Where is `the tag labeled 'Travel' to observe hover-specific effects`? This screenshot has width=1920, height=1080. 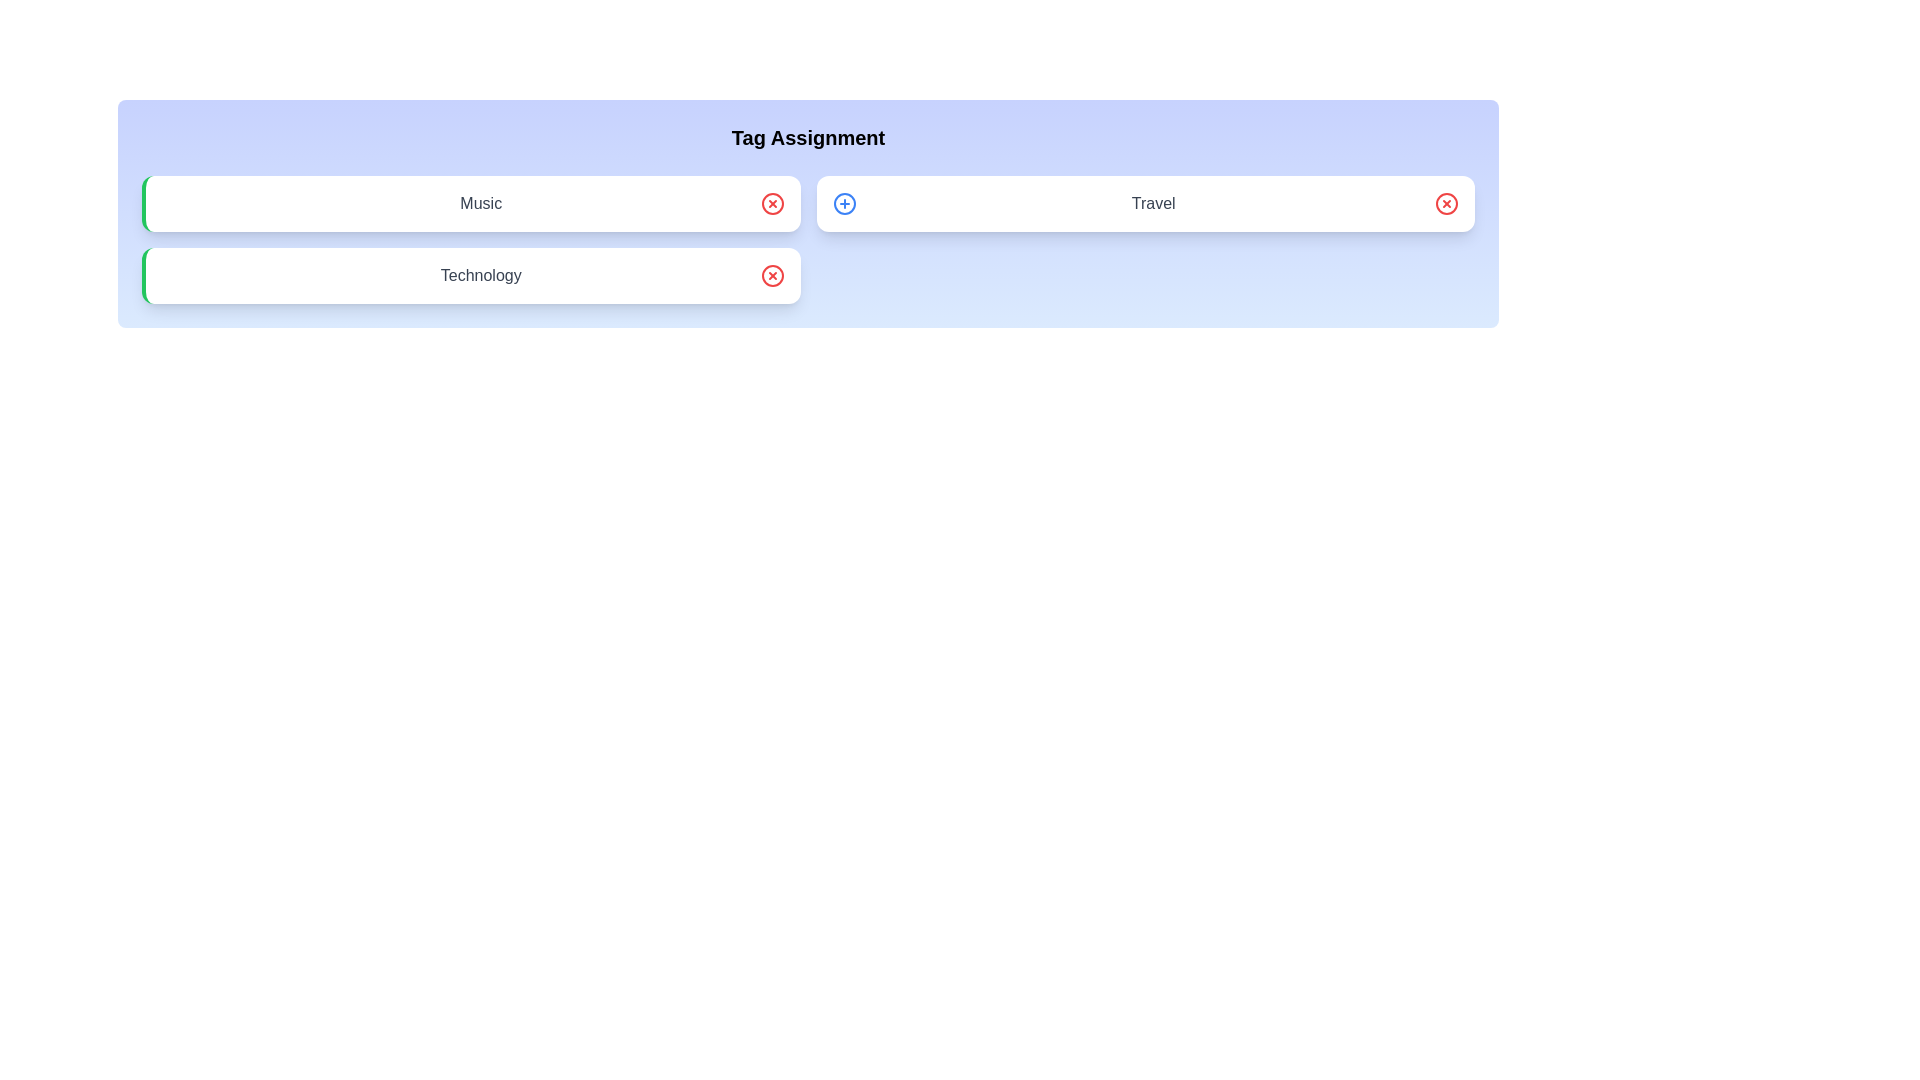
the tag labeled 'Travel' to observe hover-specific effects is located at coordinates (1145, 204).